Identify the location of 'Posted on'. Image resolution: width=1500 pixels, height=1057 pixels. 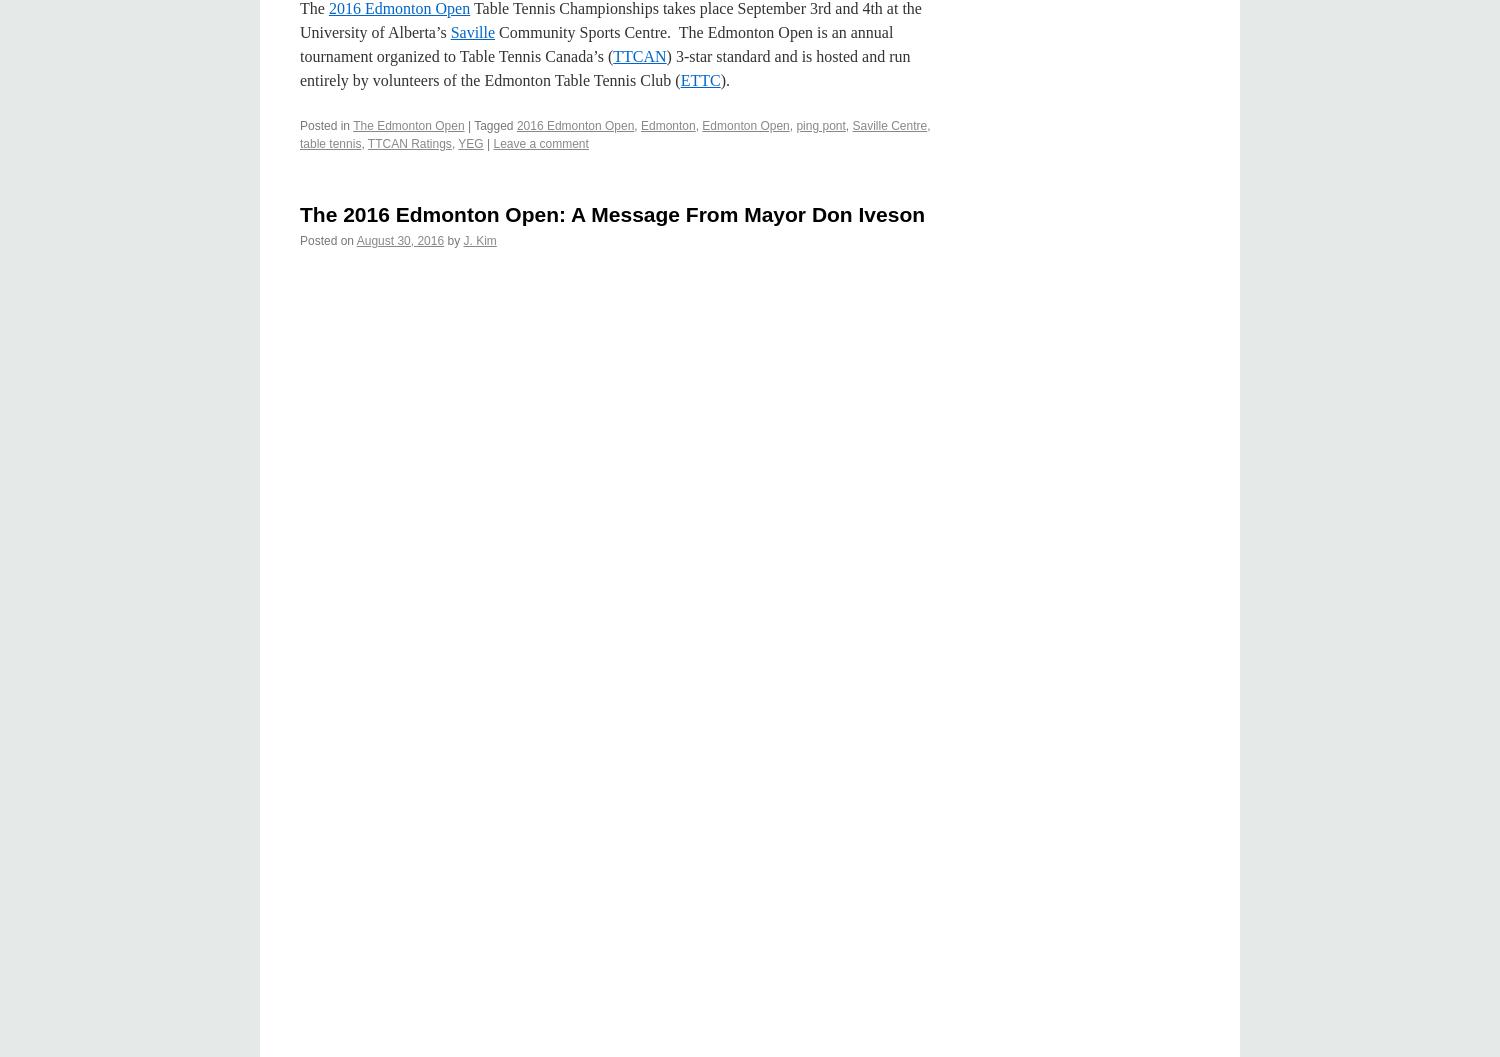
(326, 239).